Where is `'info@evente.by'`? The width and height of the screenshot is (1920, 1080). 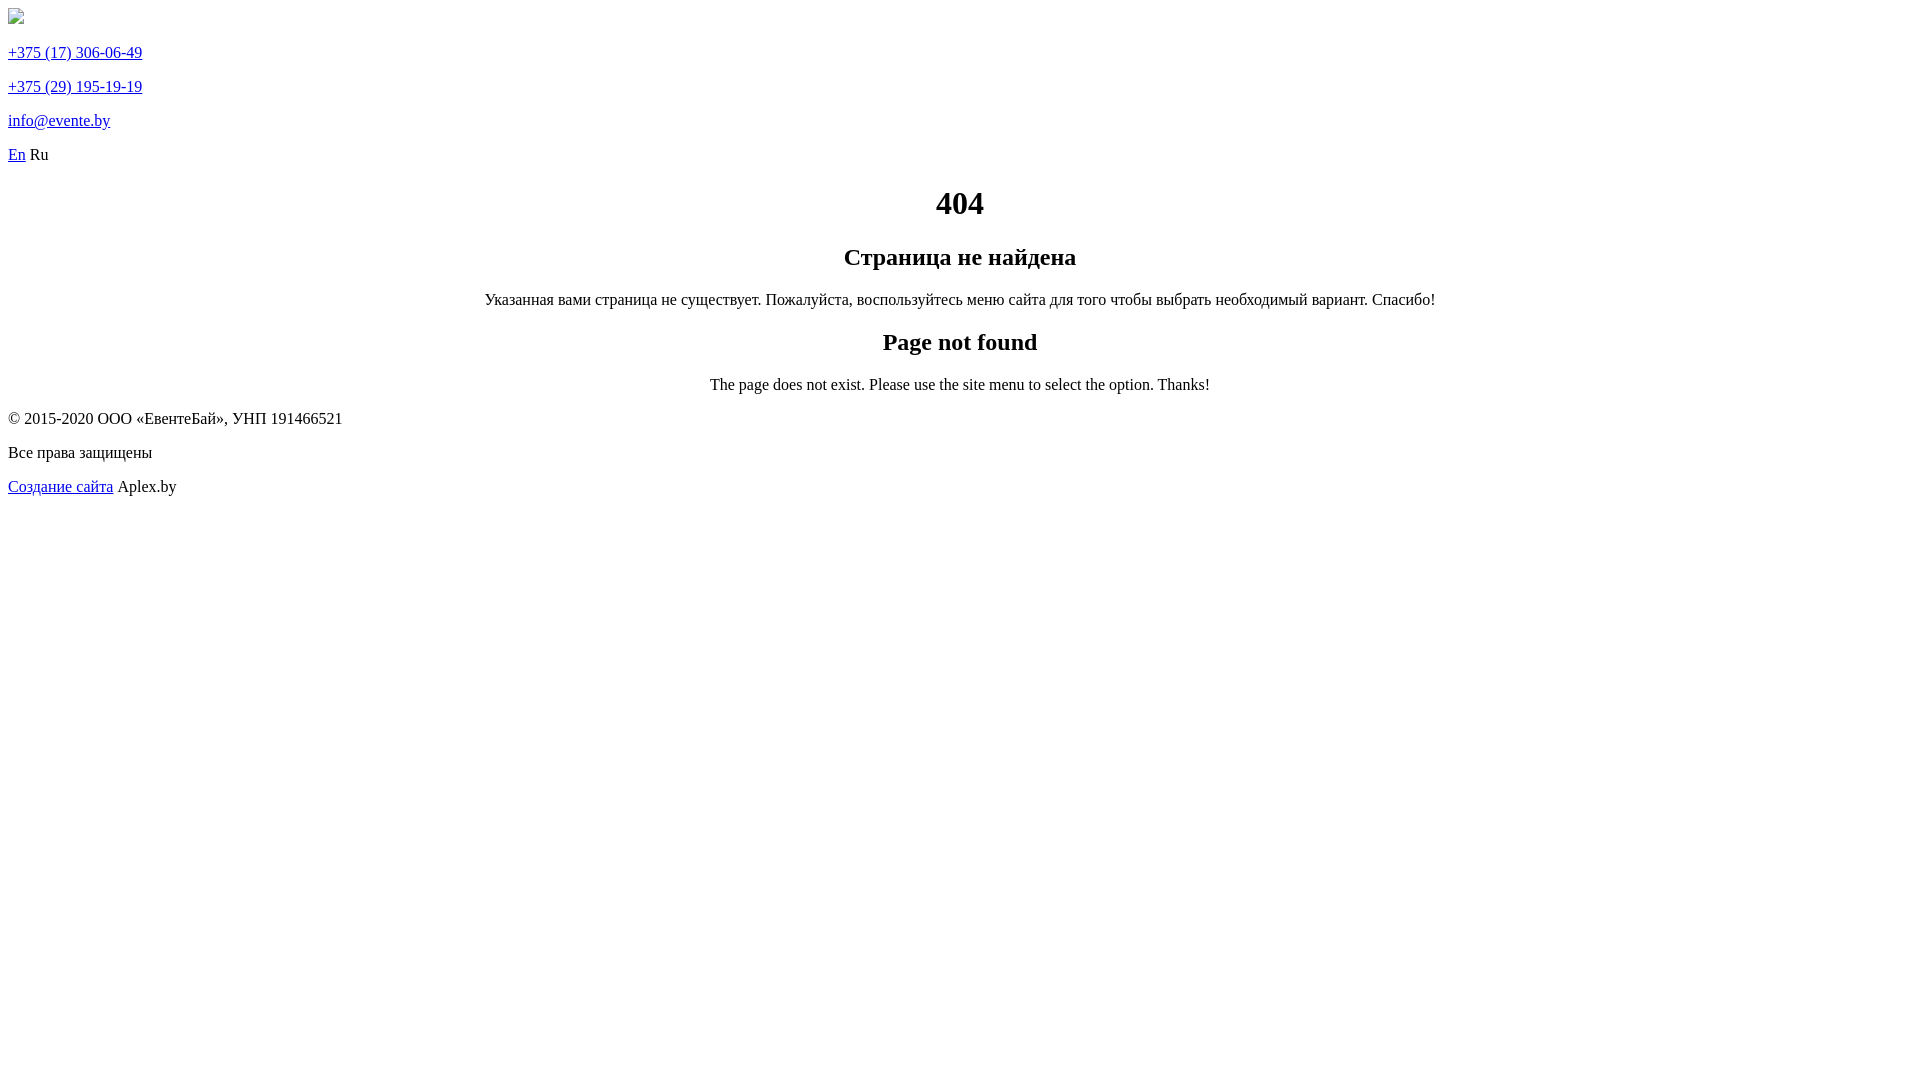
'info@evente.by' is located at coordinates (58, 120).